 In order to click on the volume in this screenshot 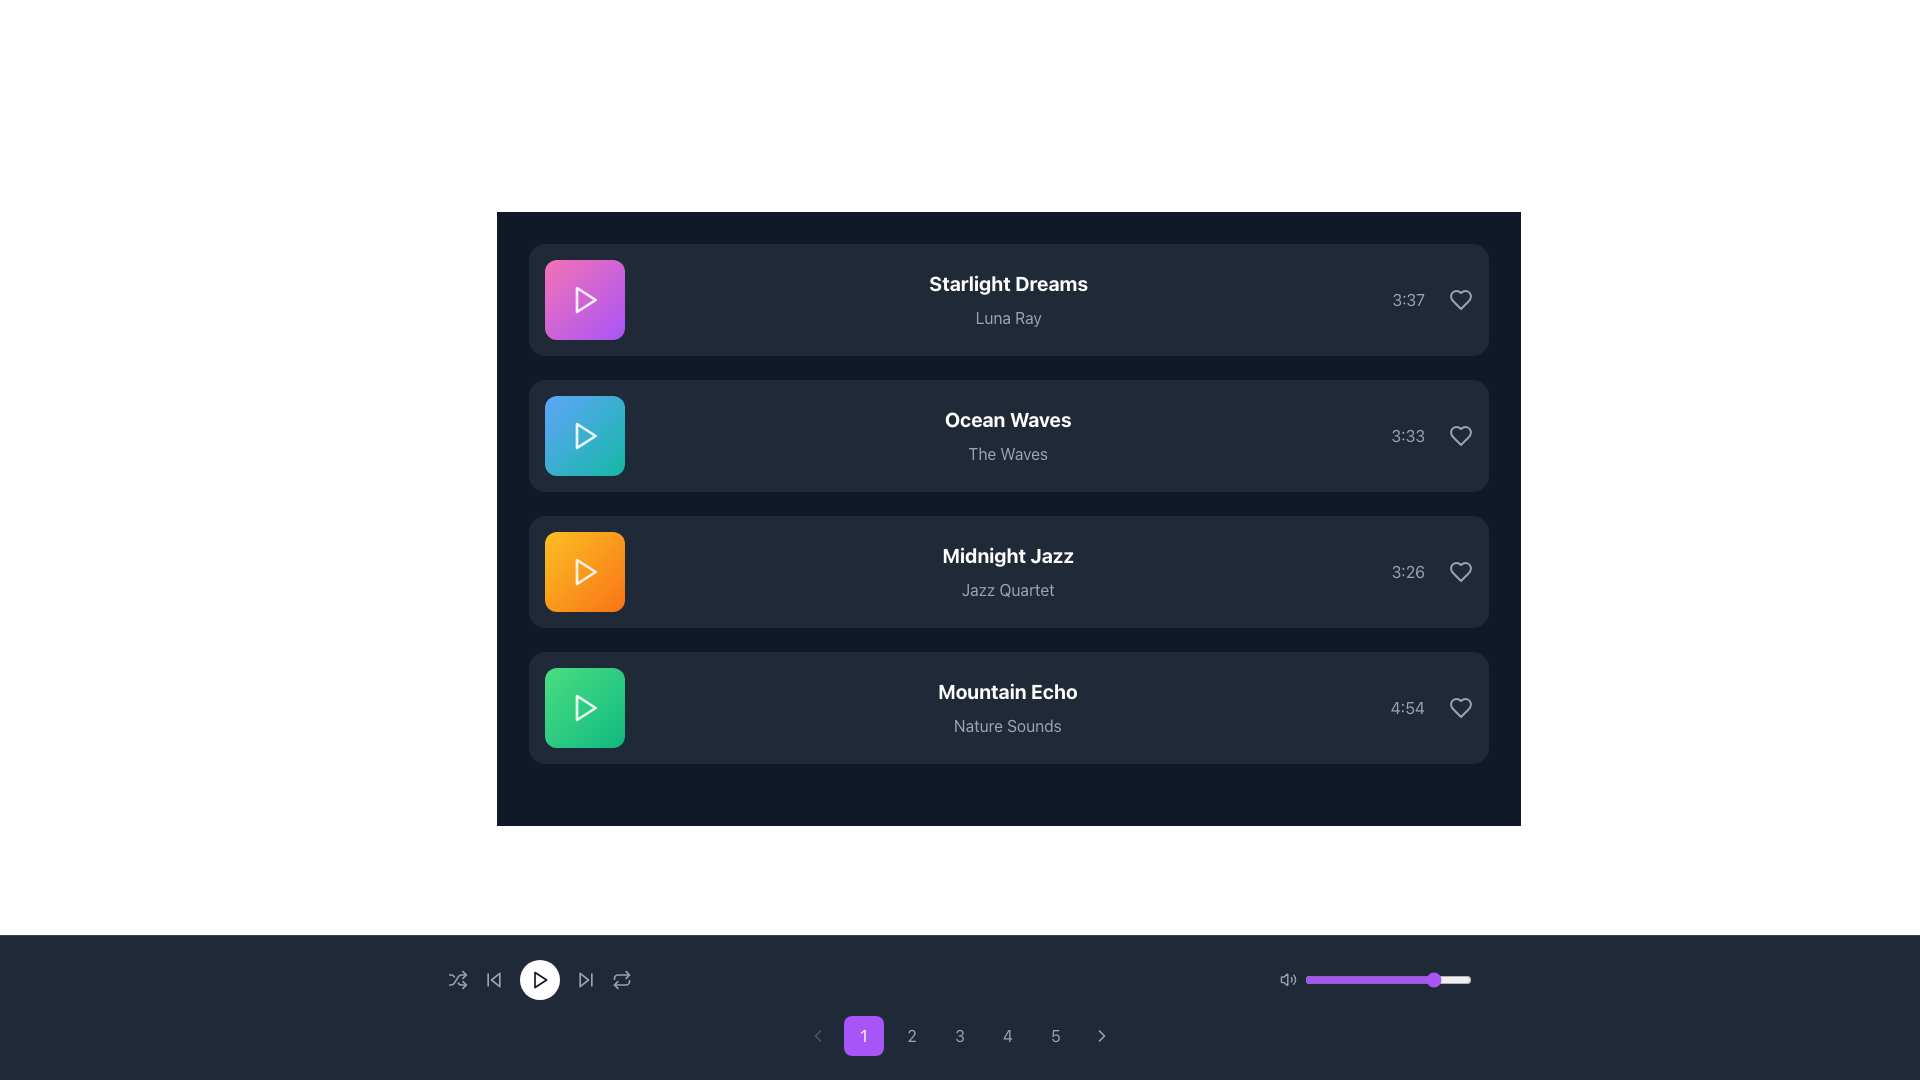, I will do `click(1340, 978)`.